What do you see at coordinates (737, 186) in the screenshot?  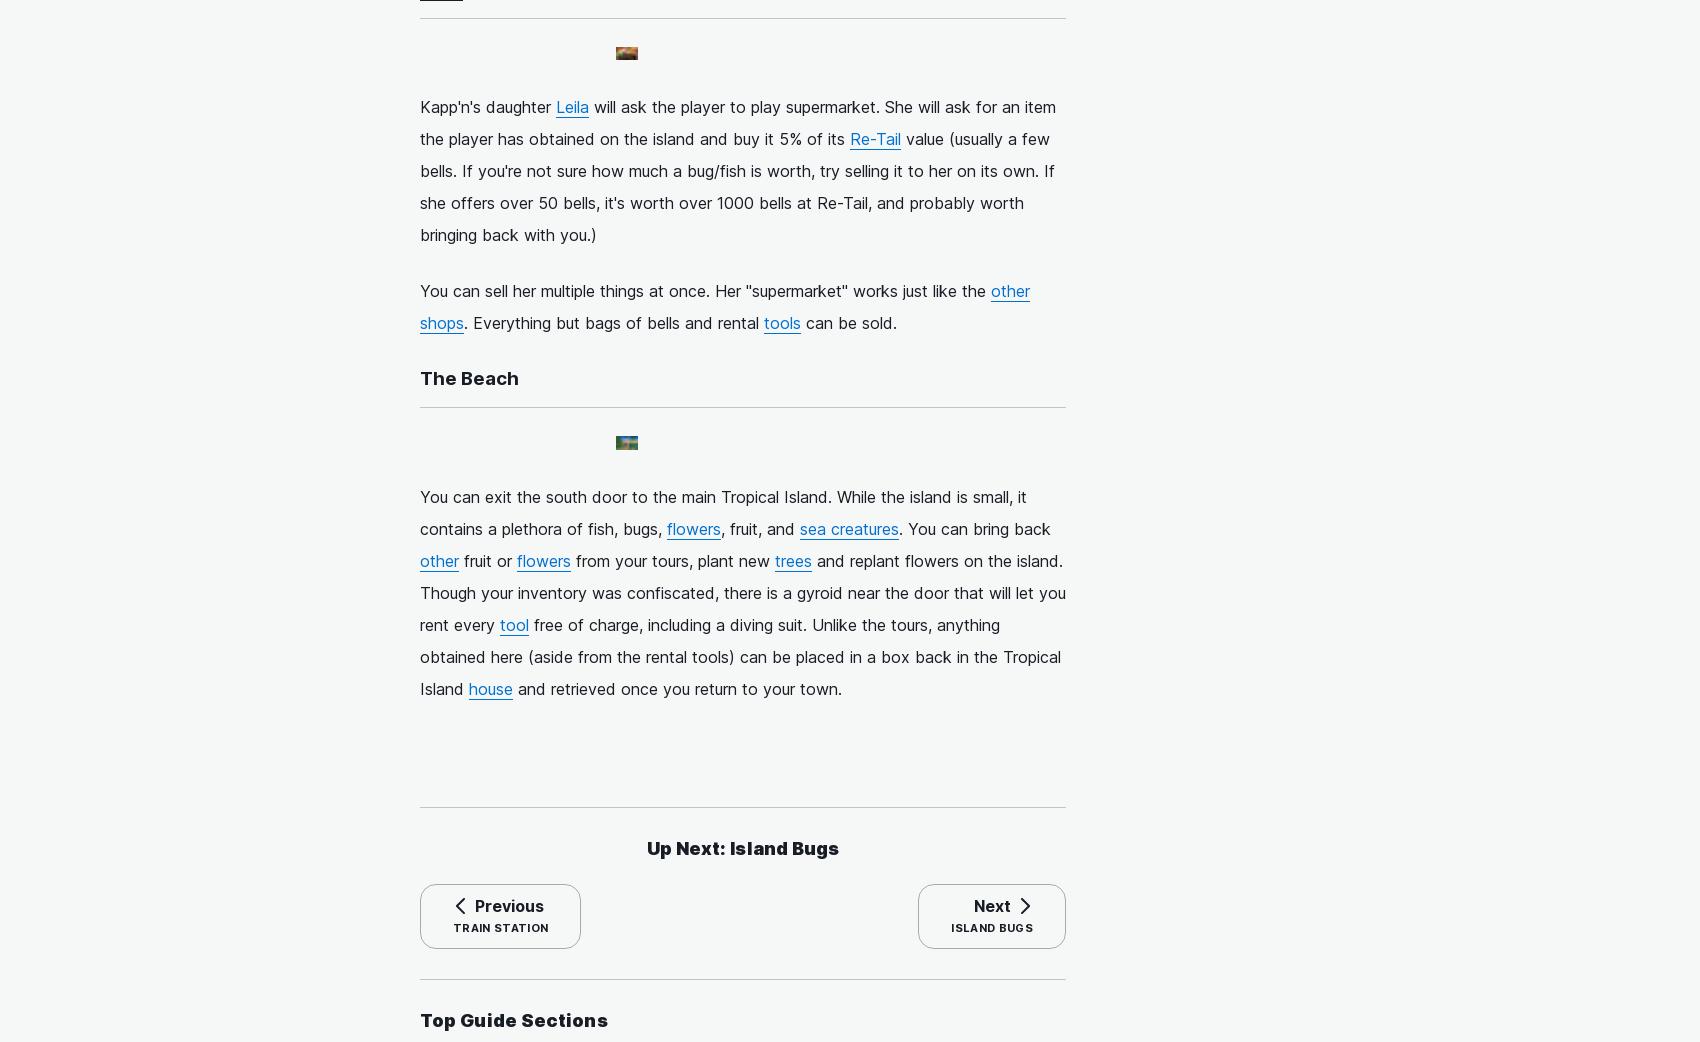 I see `'value (usually a few bells. If you're not sure how much a bug/fish is worth, try selling it to her on its own. If she offers over 50 bells, it's worth over 1000 bells at Re-Tail, and probably worth bringing back with you.)'` at bounding box center [737, 186].